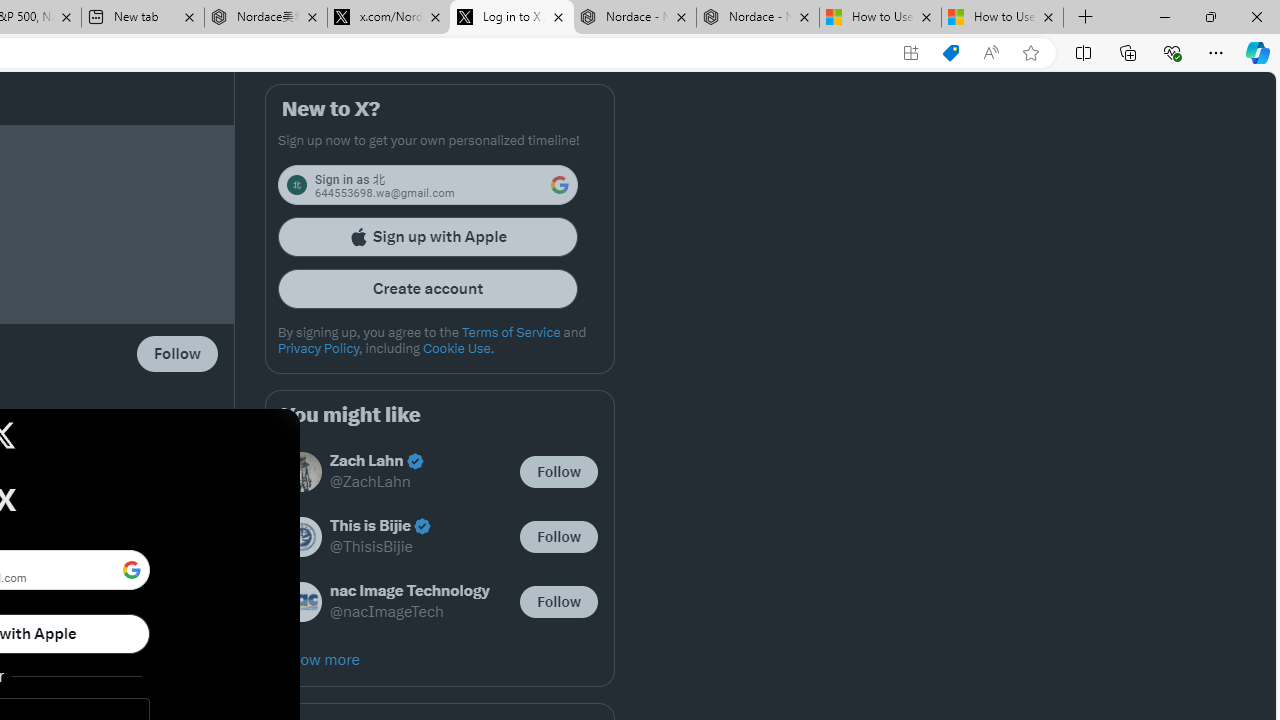 The width and height of the screenshot is (1280, 720). What do you see at coordinates (1257, 51) in the screenshot?
I see `'Copilot (Ctrl+Shift+.)'` at bounding box center [1257, 51].